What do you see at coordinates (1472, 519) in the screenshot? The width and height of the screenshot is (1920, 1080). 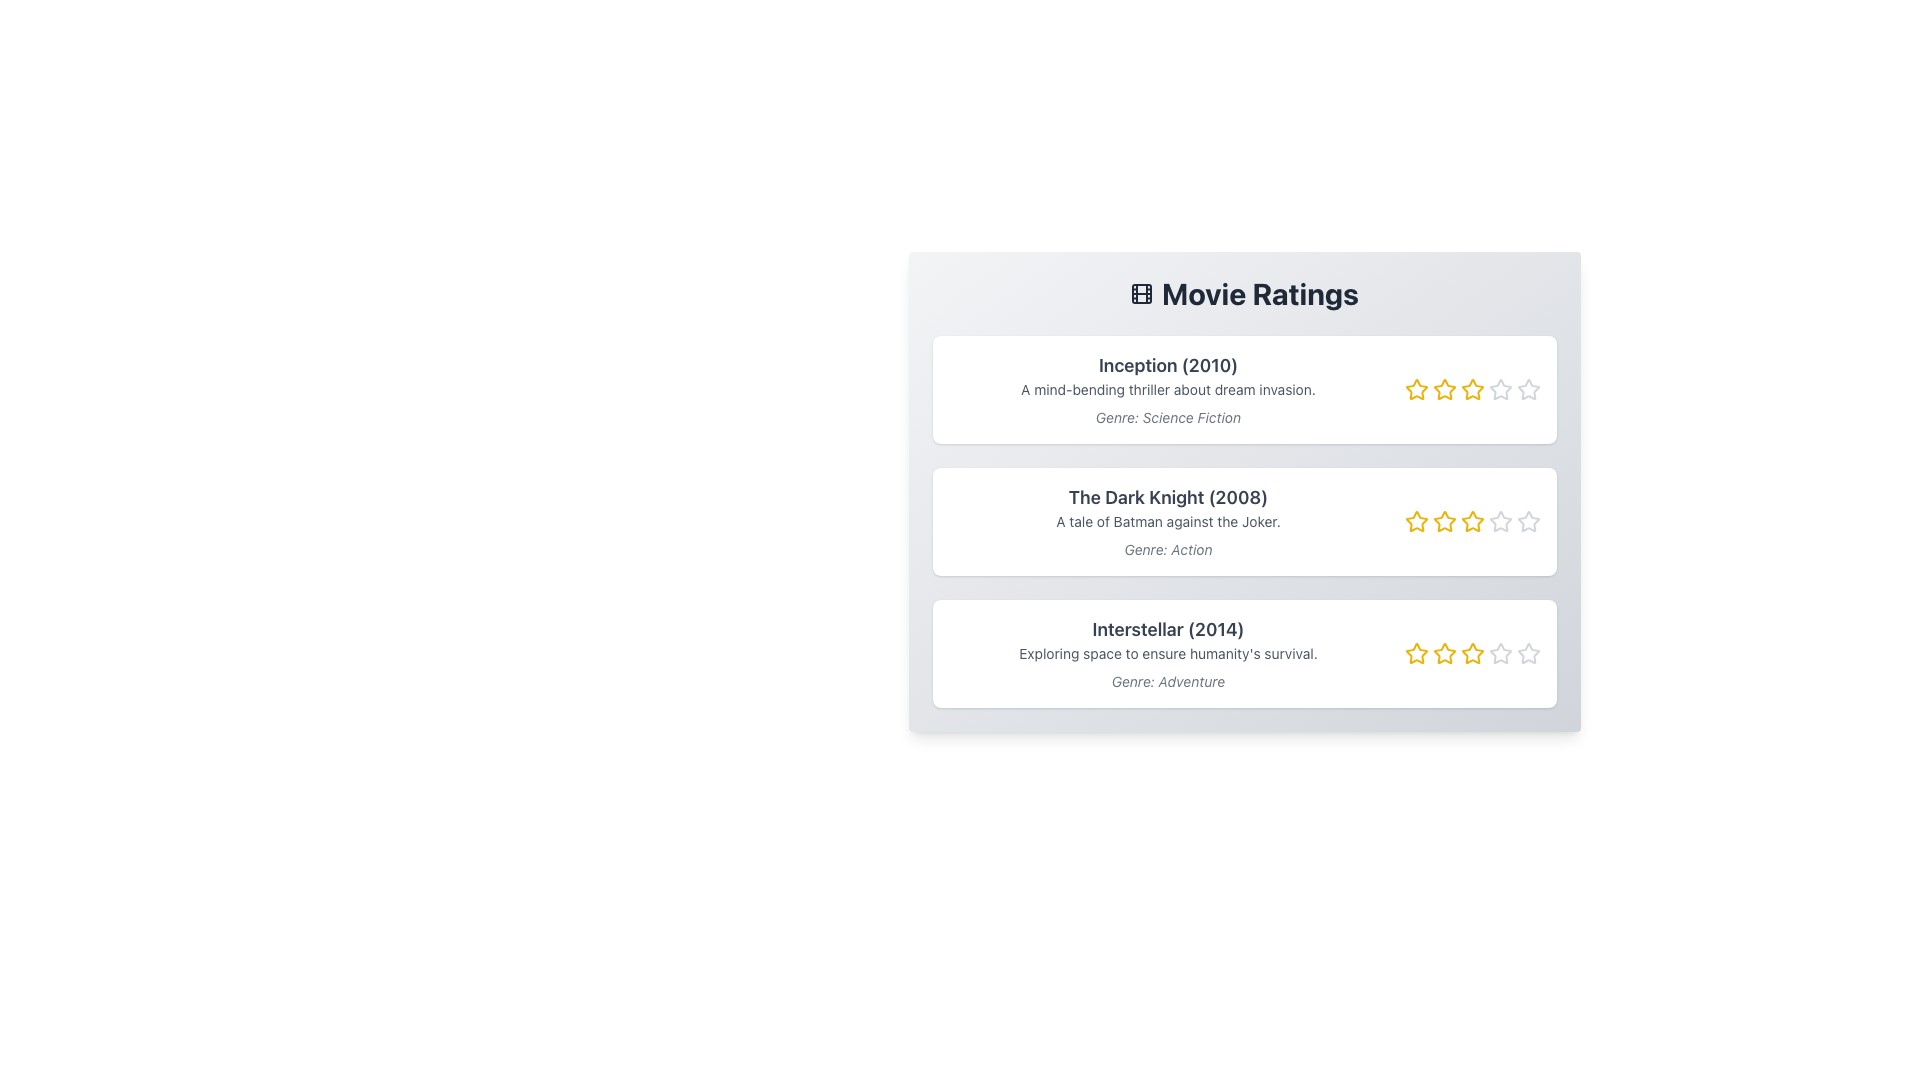 I see `the third star in the rating bar for the movie 'The Dark Knight (2008)'` at bounding box center [1472, 519].